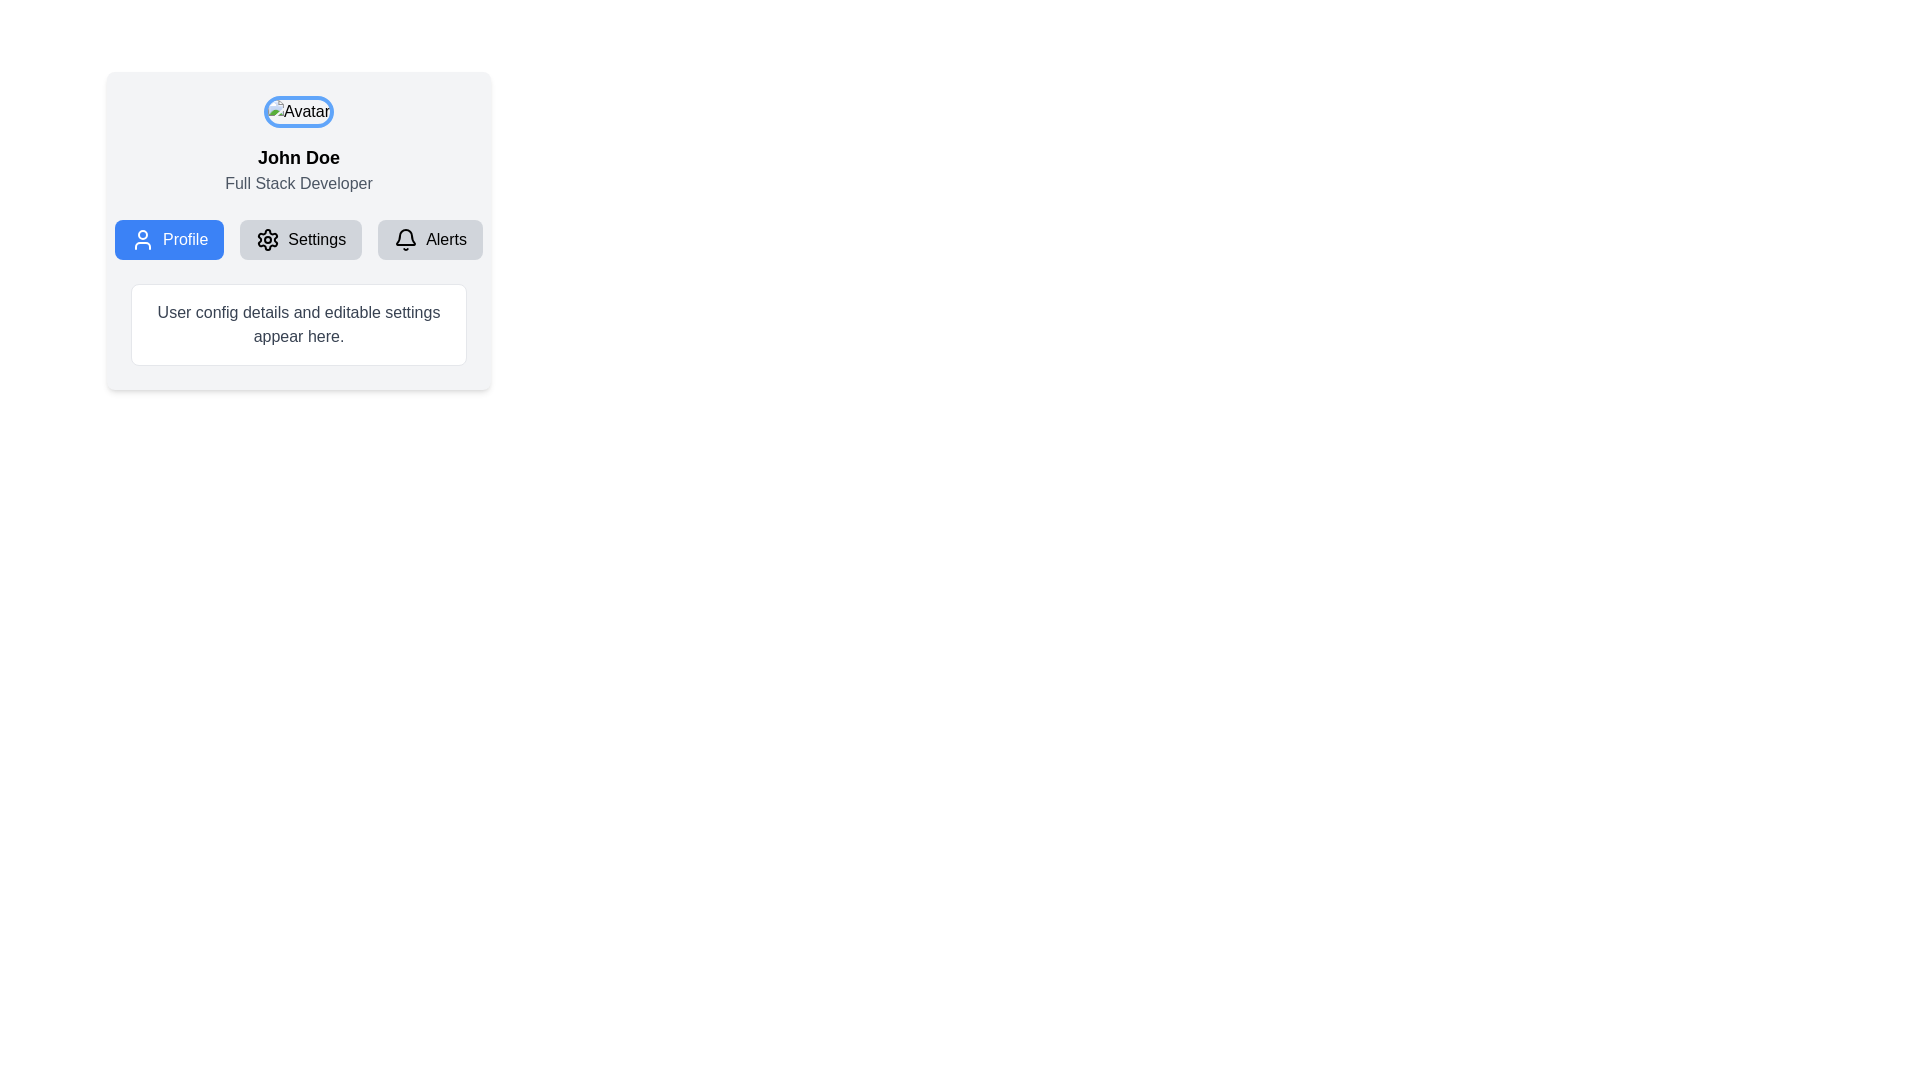 The width and height of the screenshot is (1920, 1080). I want to click on the settings button located centrally in a row of three buttons, positioned beneath the user profile section with the avatar and name 'John Doe', so click(300, 238).